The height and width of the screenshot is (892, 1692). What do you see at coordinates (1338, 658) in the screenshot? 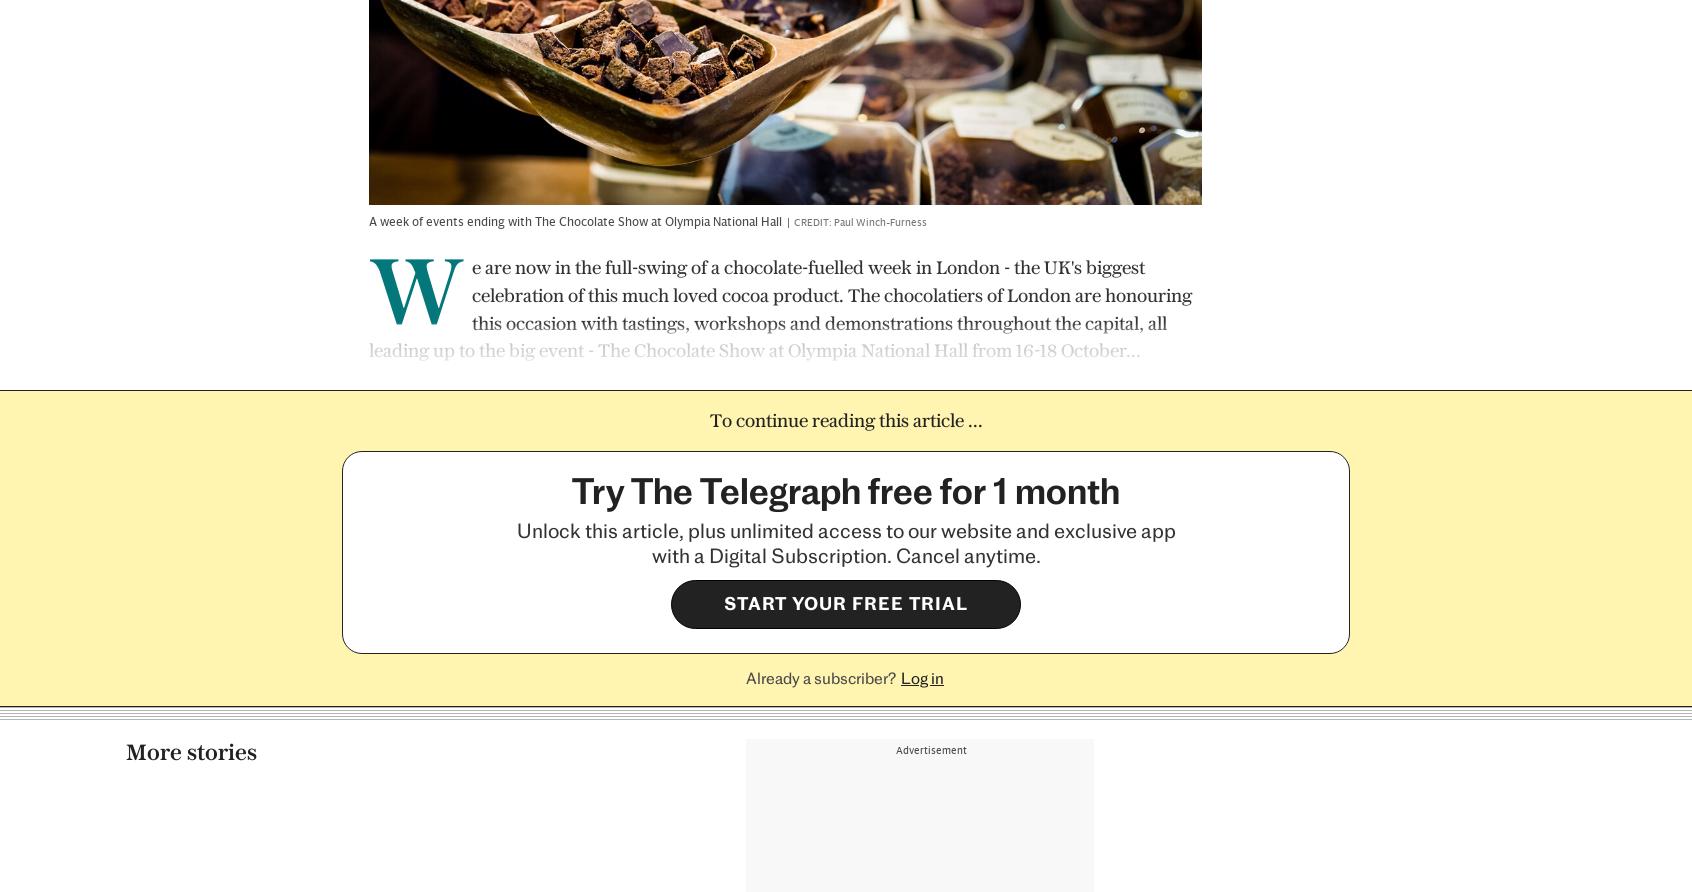
I see `'The own-brand cream cheese that beats the rest – even Philadelphia'` at bounding box center [1338, 658].